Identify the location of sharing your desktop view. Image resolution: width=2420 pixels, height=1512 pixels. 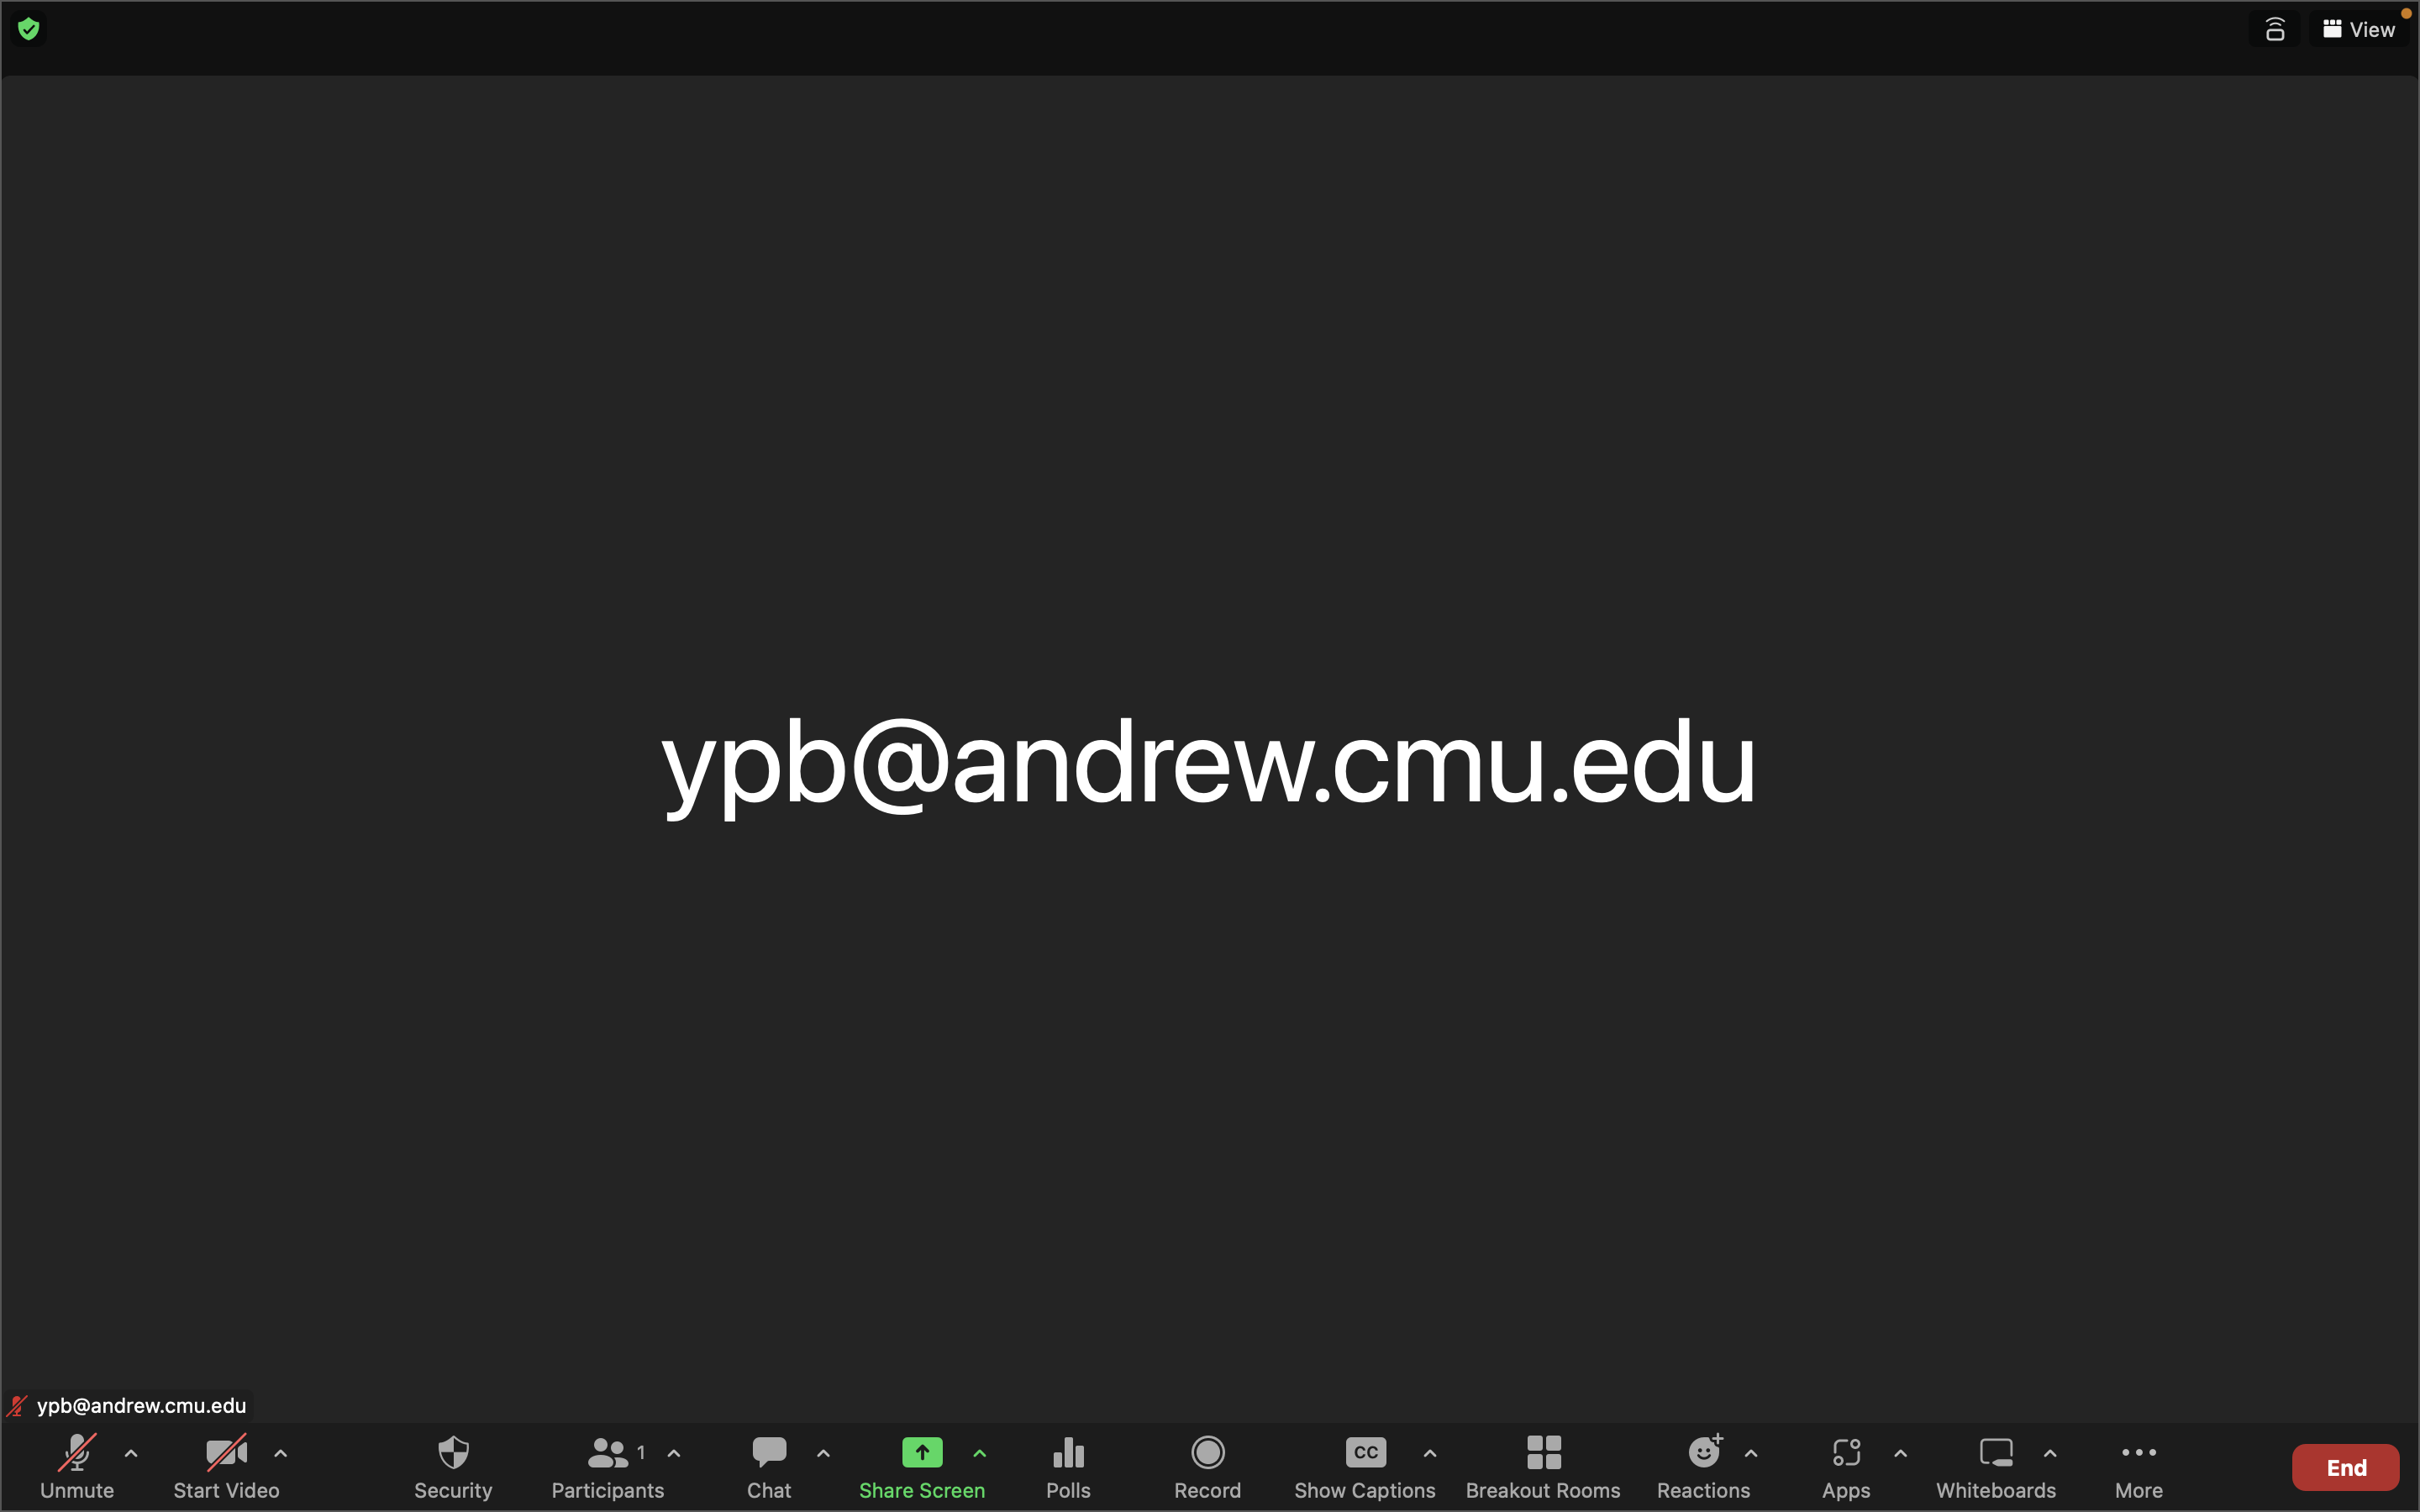
(915, 1463).